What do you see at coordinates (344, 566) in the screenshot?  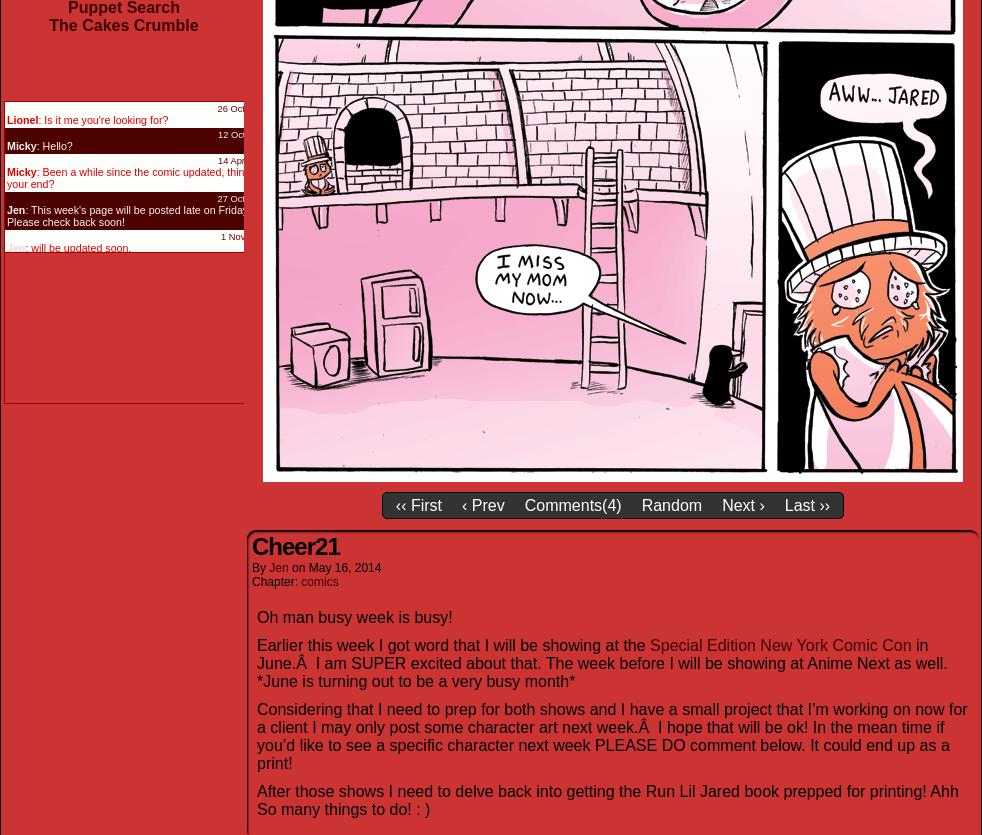 I see `'May 16, 2014'` at bounding box center [344, 566].